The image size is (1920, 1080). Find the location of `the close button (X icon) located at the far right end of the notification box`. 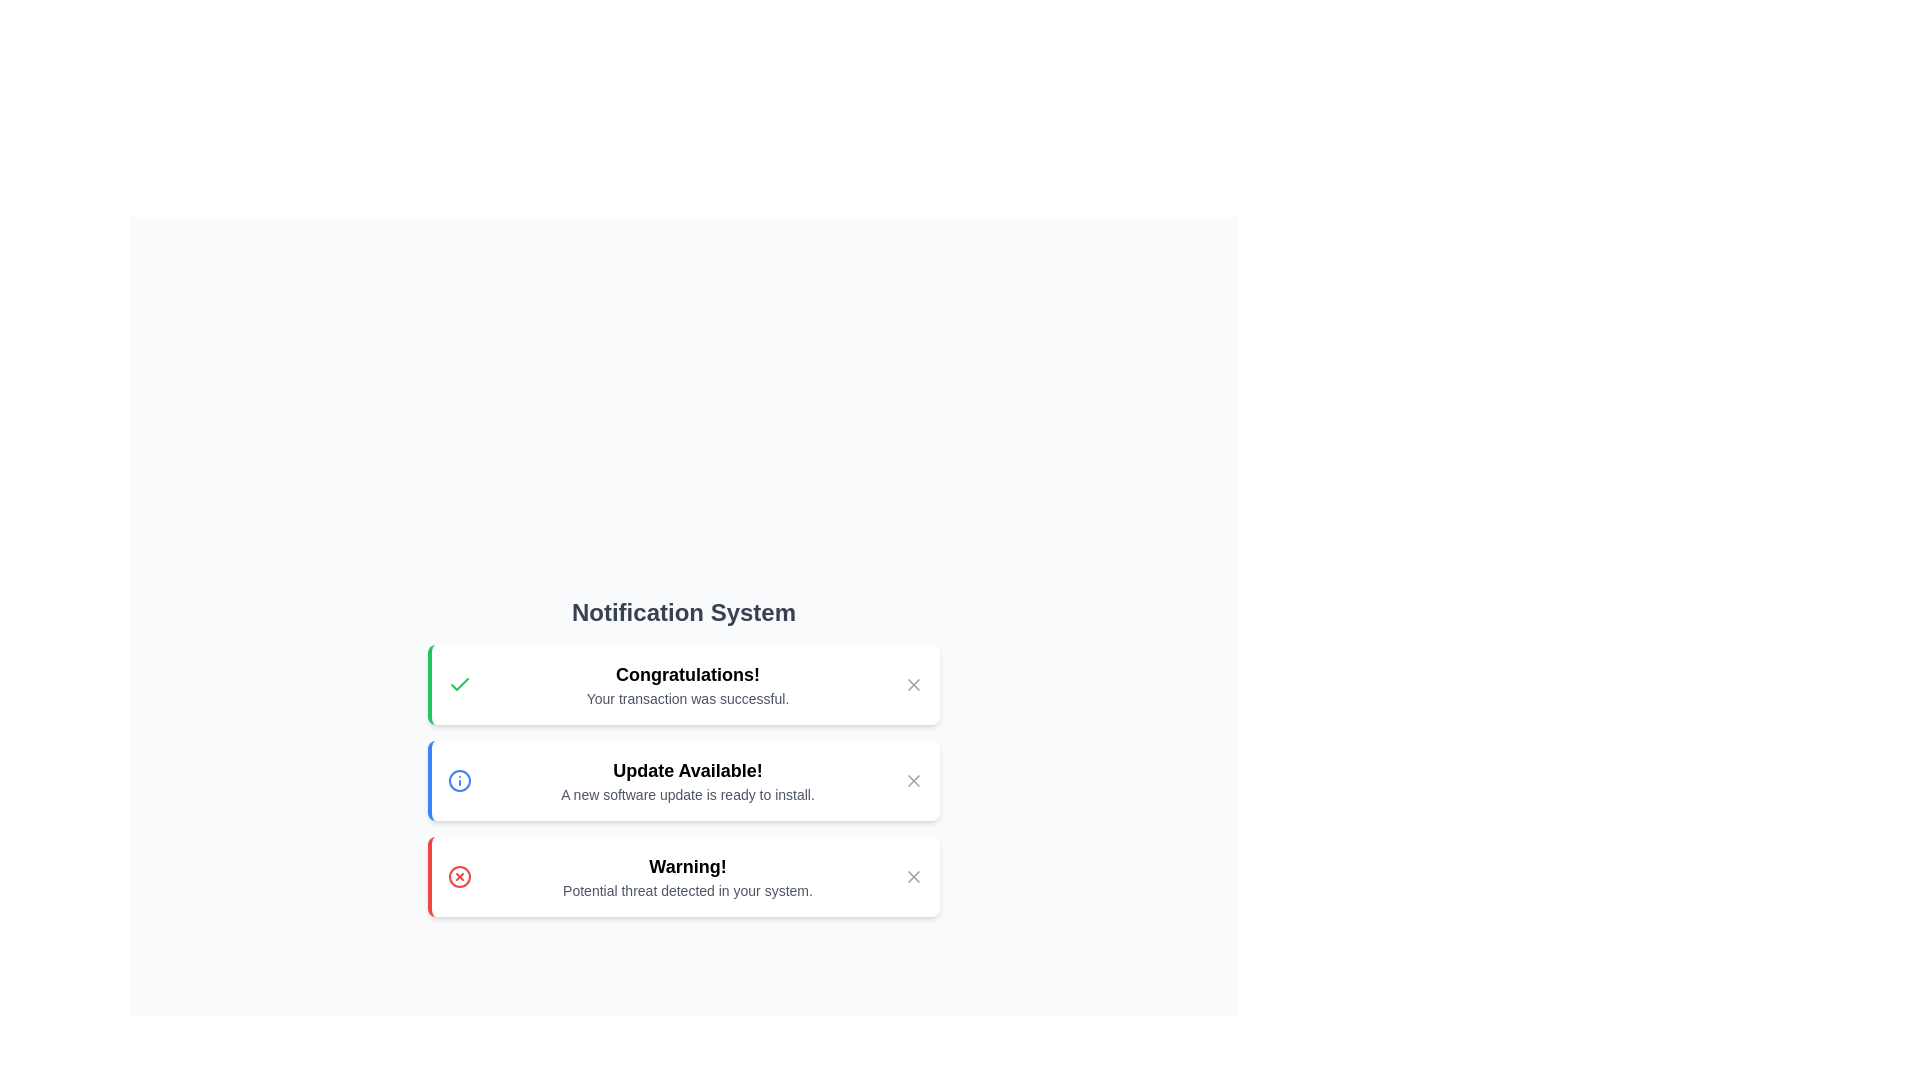

the close button (X icon) located at the far right end of the notification box is located at coordinates (912, 875).